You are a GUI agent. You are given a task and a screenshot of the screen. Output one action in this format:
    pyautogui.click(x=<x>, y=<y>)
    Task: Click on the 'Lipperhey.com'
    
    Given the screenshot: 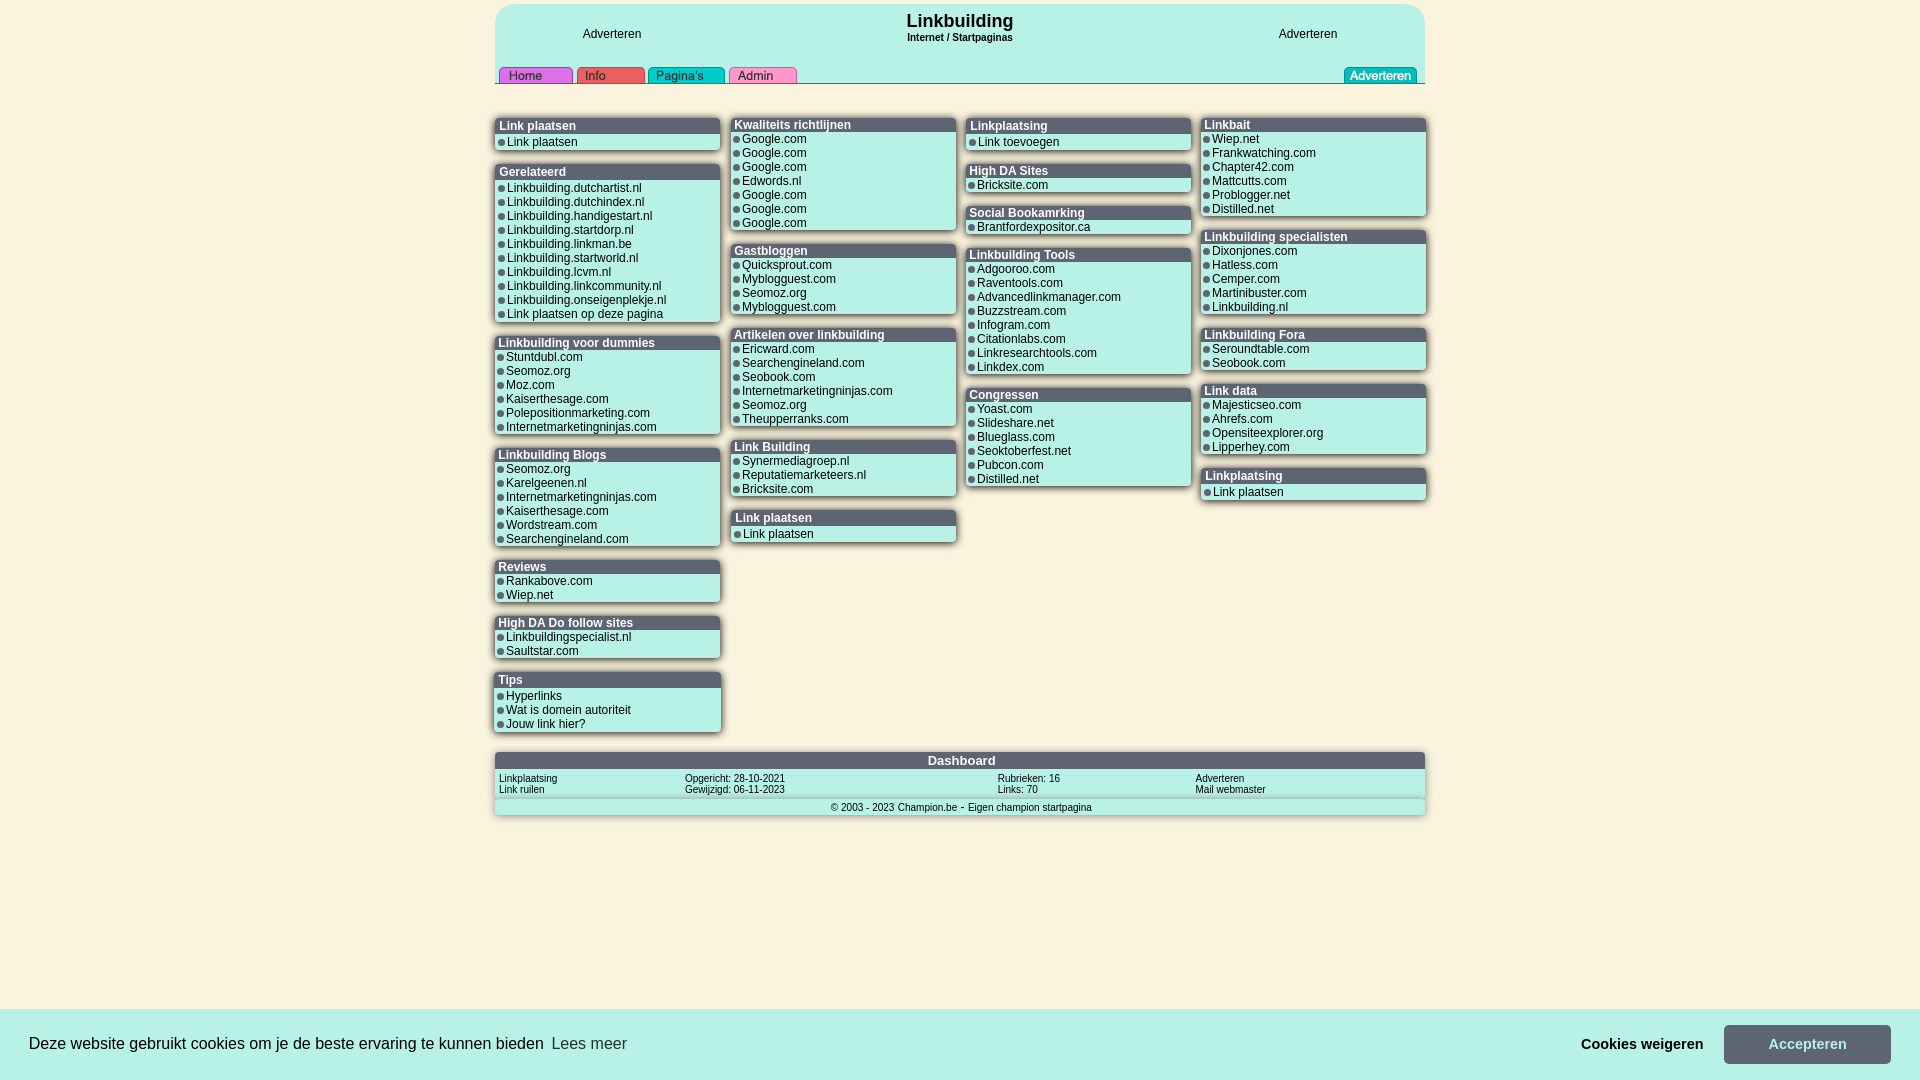 What is the action you would take?
    pyautogui.click(x=1210, y=446)
    